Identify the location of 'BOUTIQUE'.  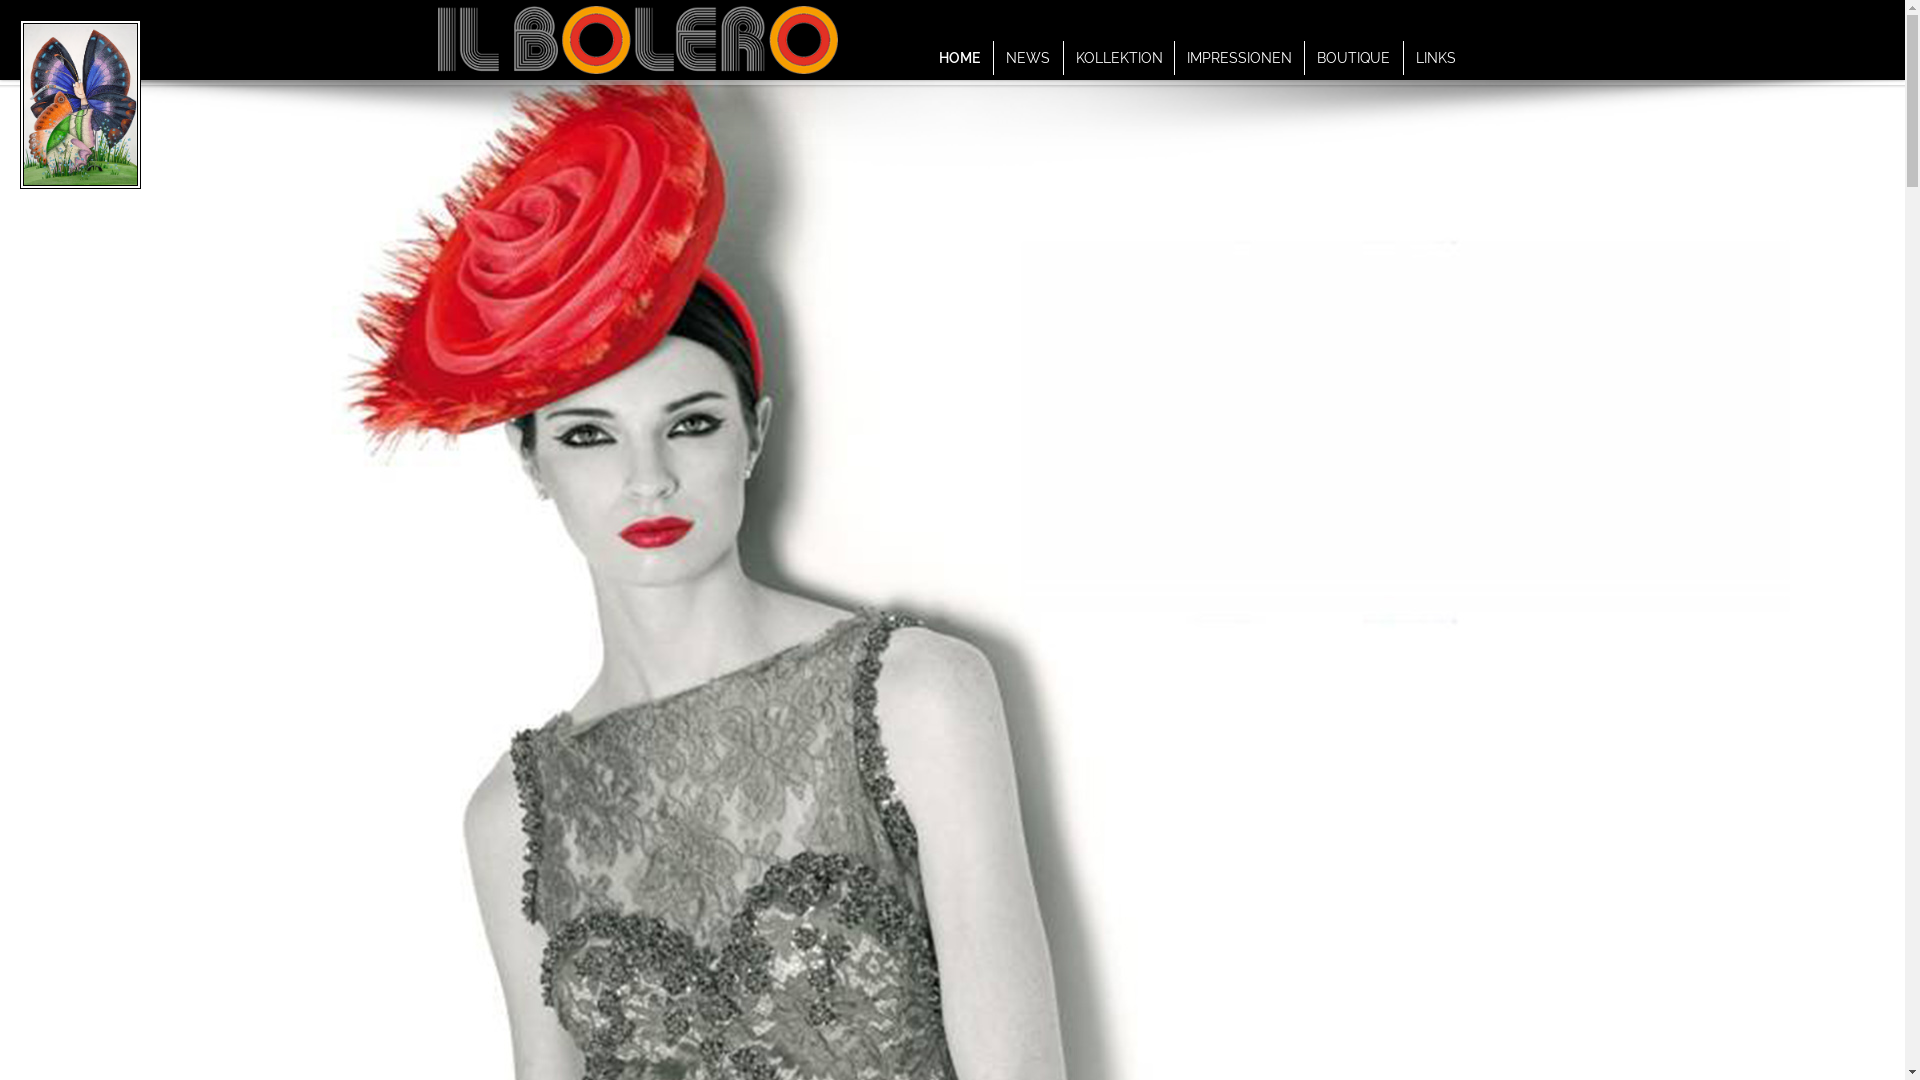
(1353, 56).